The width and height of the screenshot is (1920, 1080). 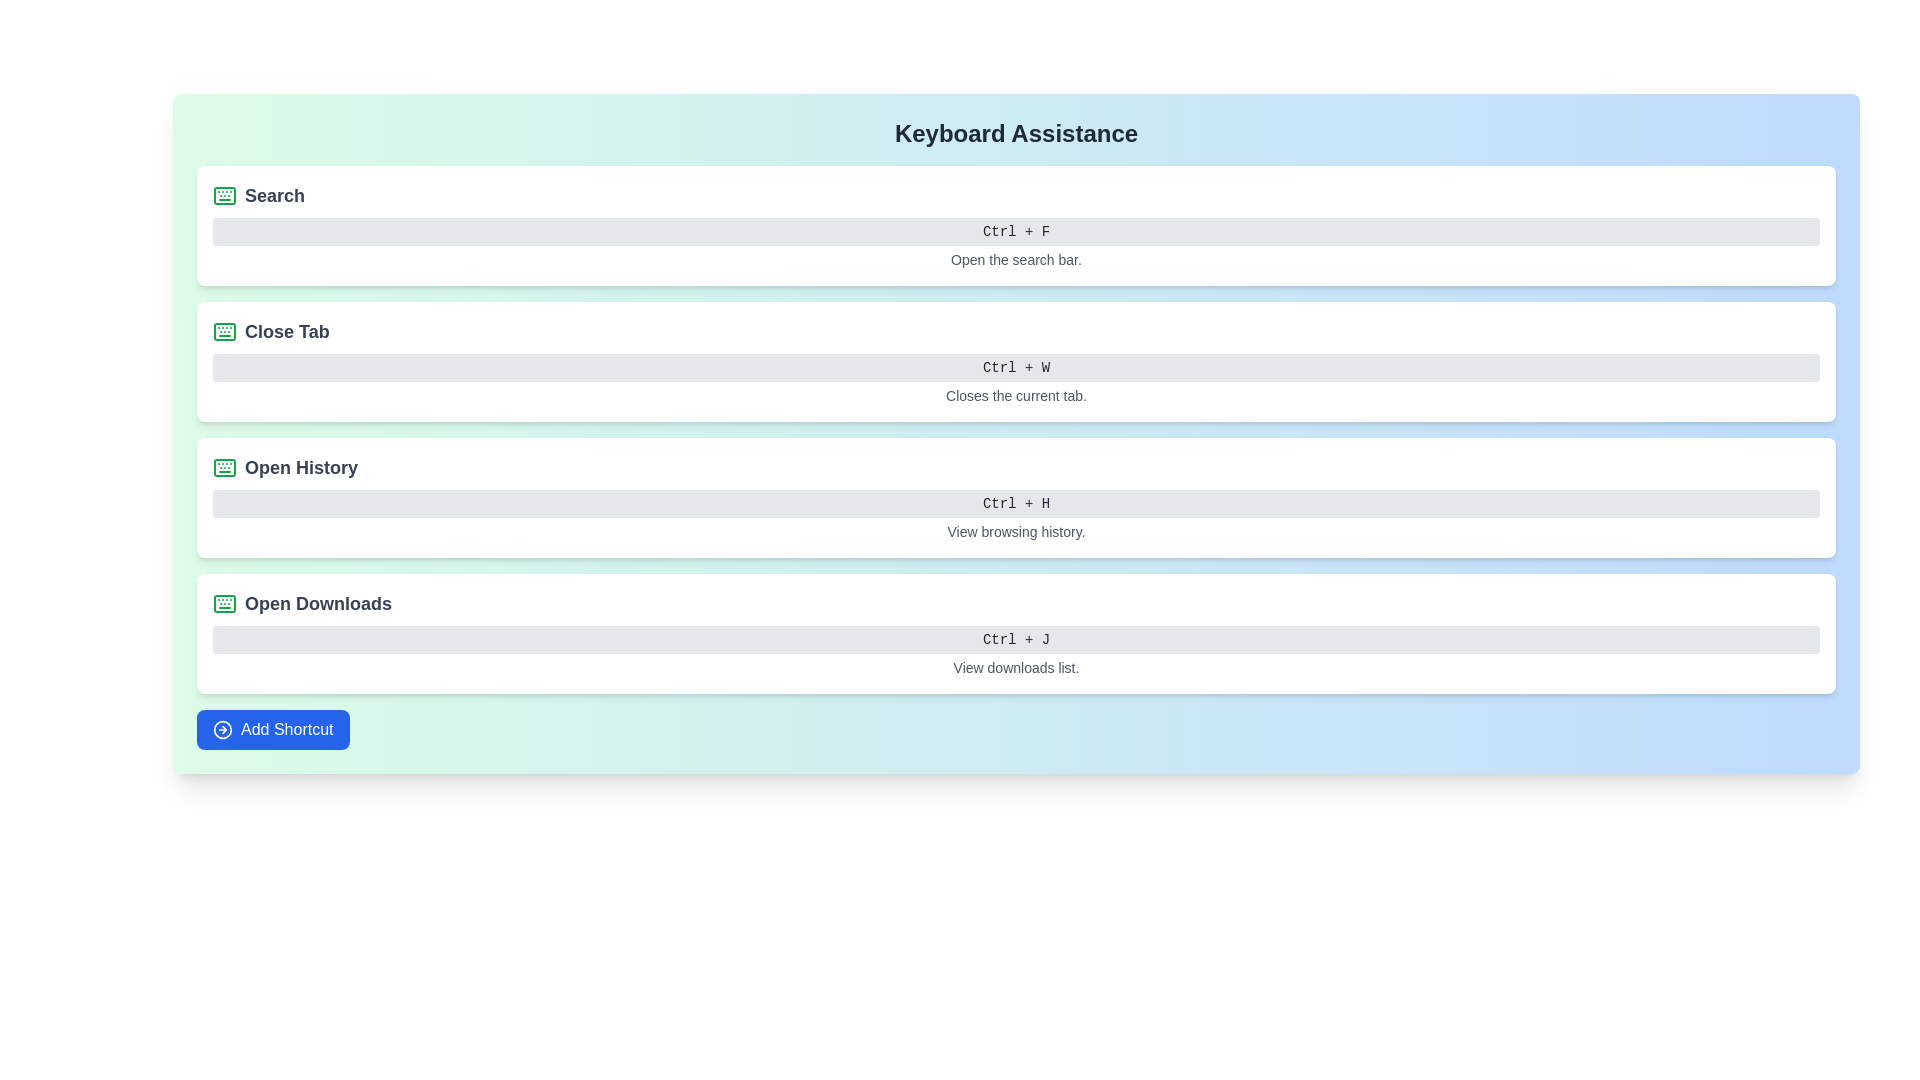 What do you see at coordinates (225, 196) in the screenshot?
I see `the 'Search' icon located to the left of the 'Search' label in the topmost row of options` at bounding box center [225, 196].